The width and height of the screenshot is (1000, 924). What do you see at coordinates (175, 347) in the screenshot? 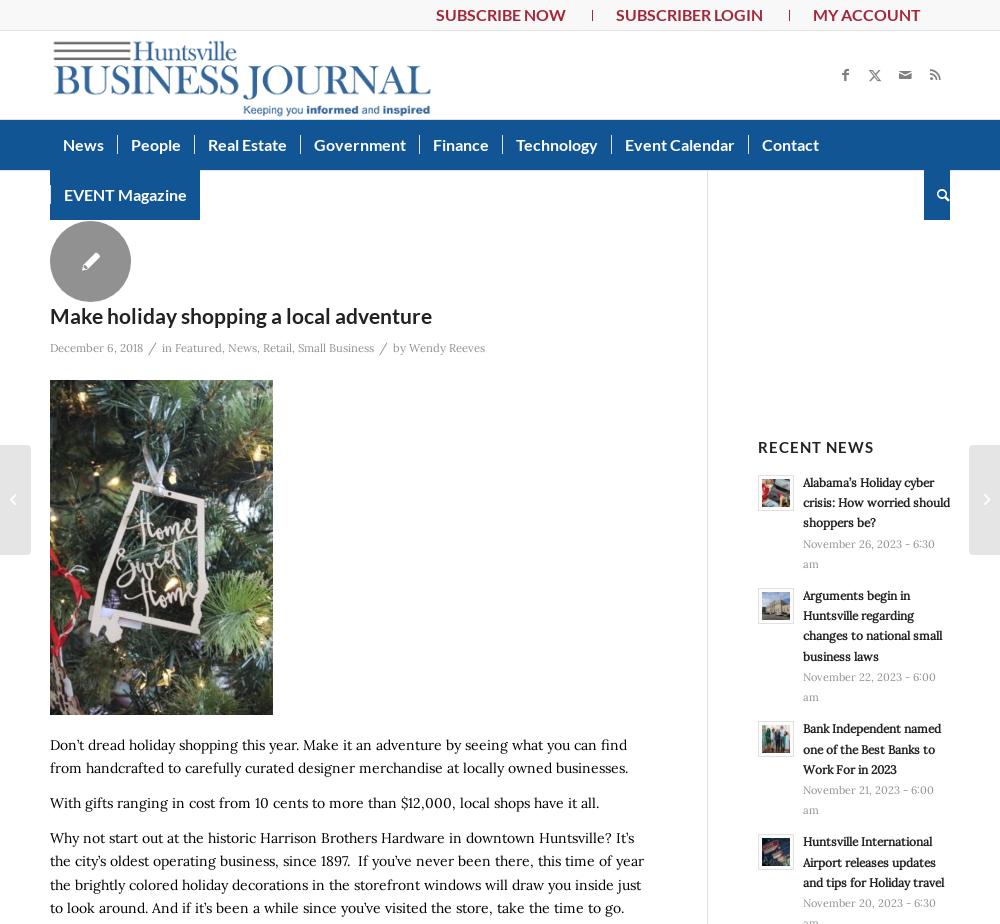
I see `'Featured'` at bounding box center [175, 347].